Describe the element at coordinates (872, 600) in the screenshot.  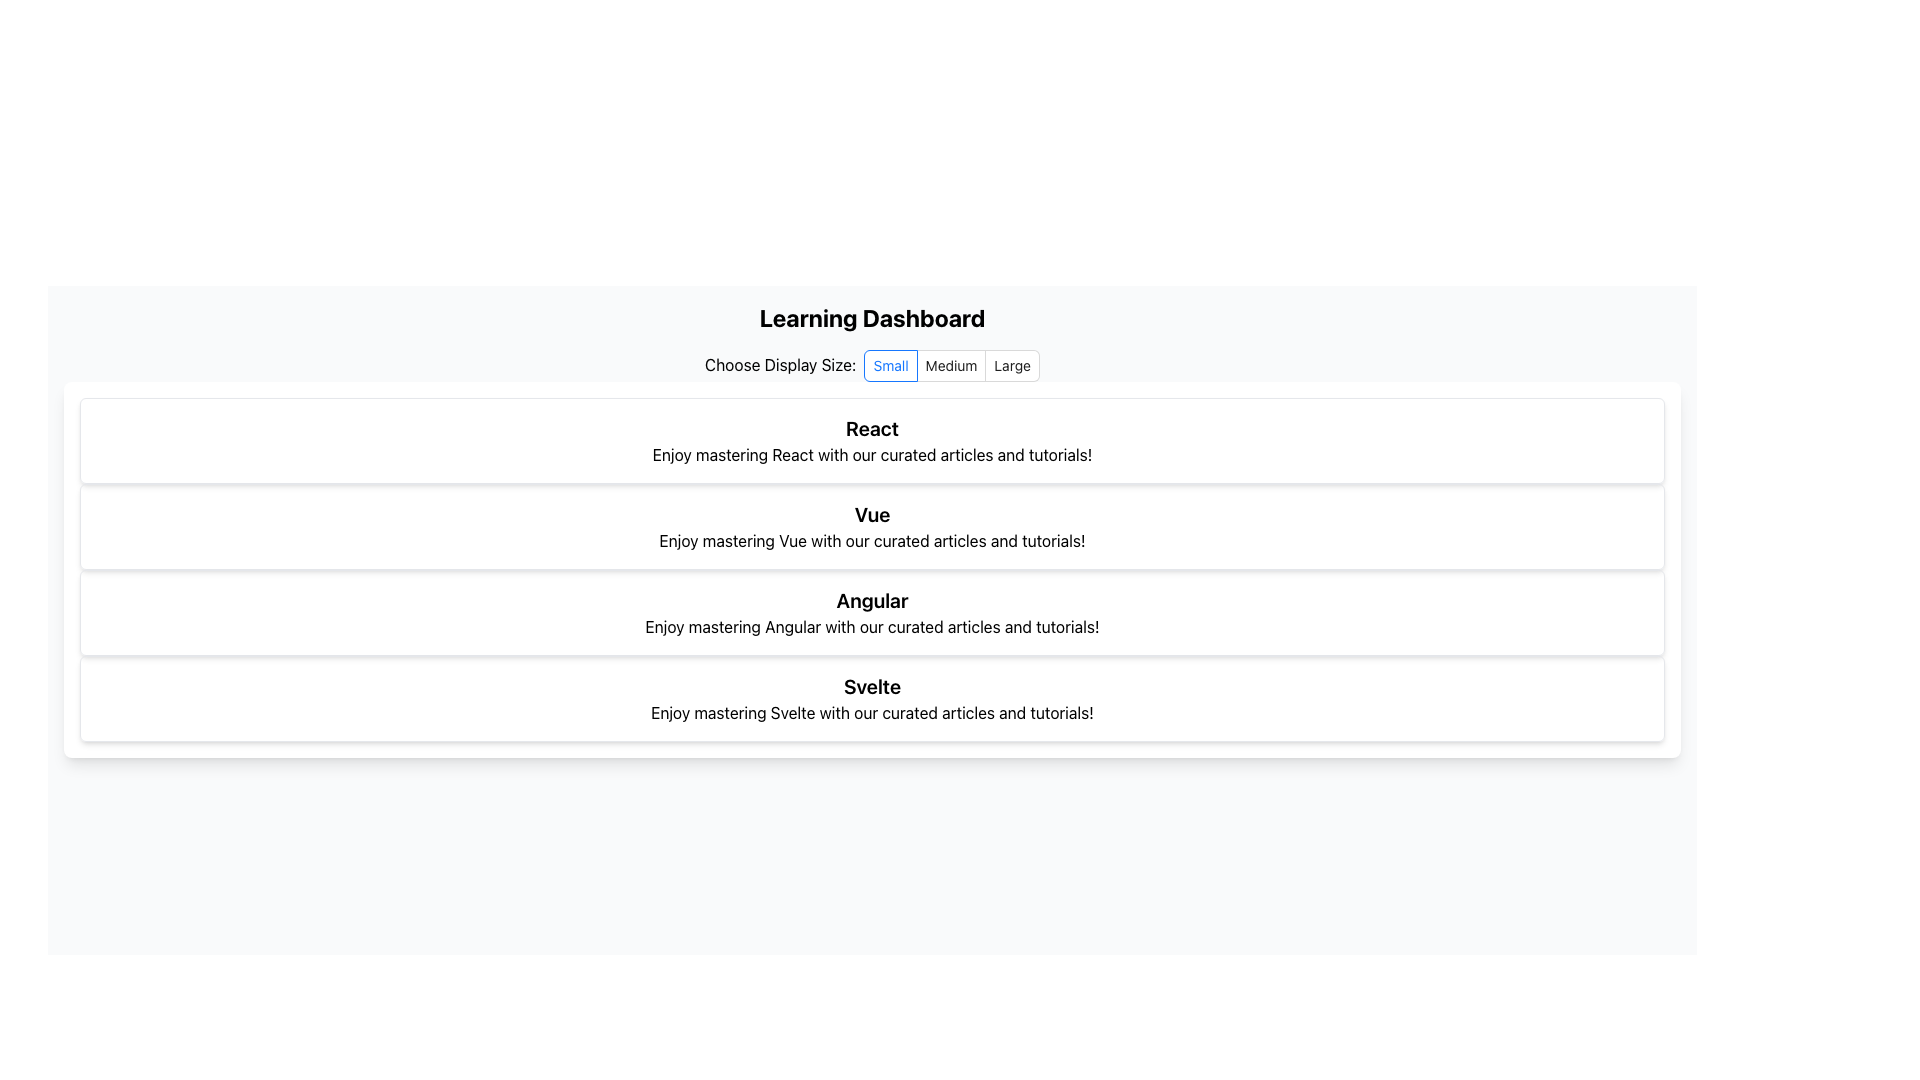
I see `the static text header that serves as the title for the Angular section, indicating the content related to Angular tutorials and articles` at that location.